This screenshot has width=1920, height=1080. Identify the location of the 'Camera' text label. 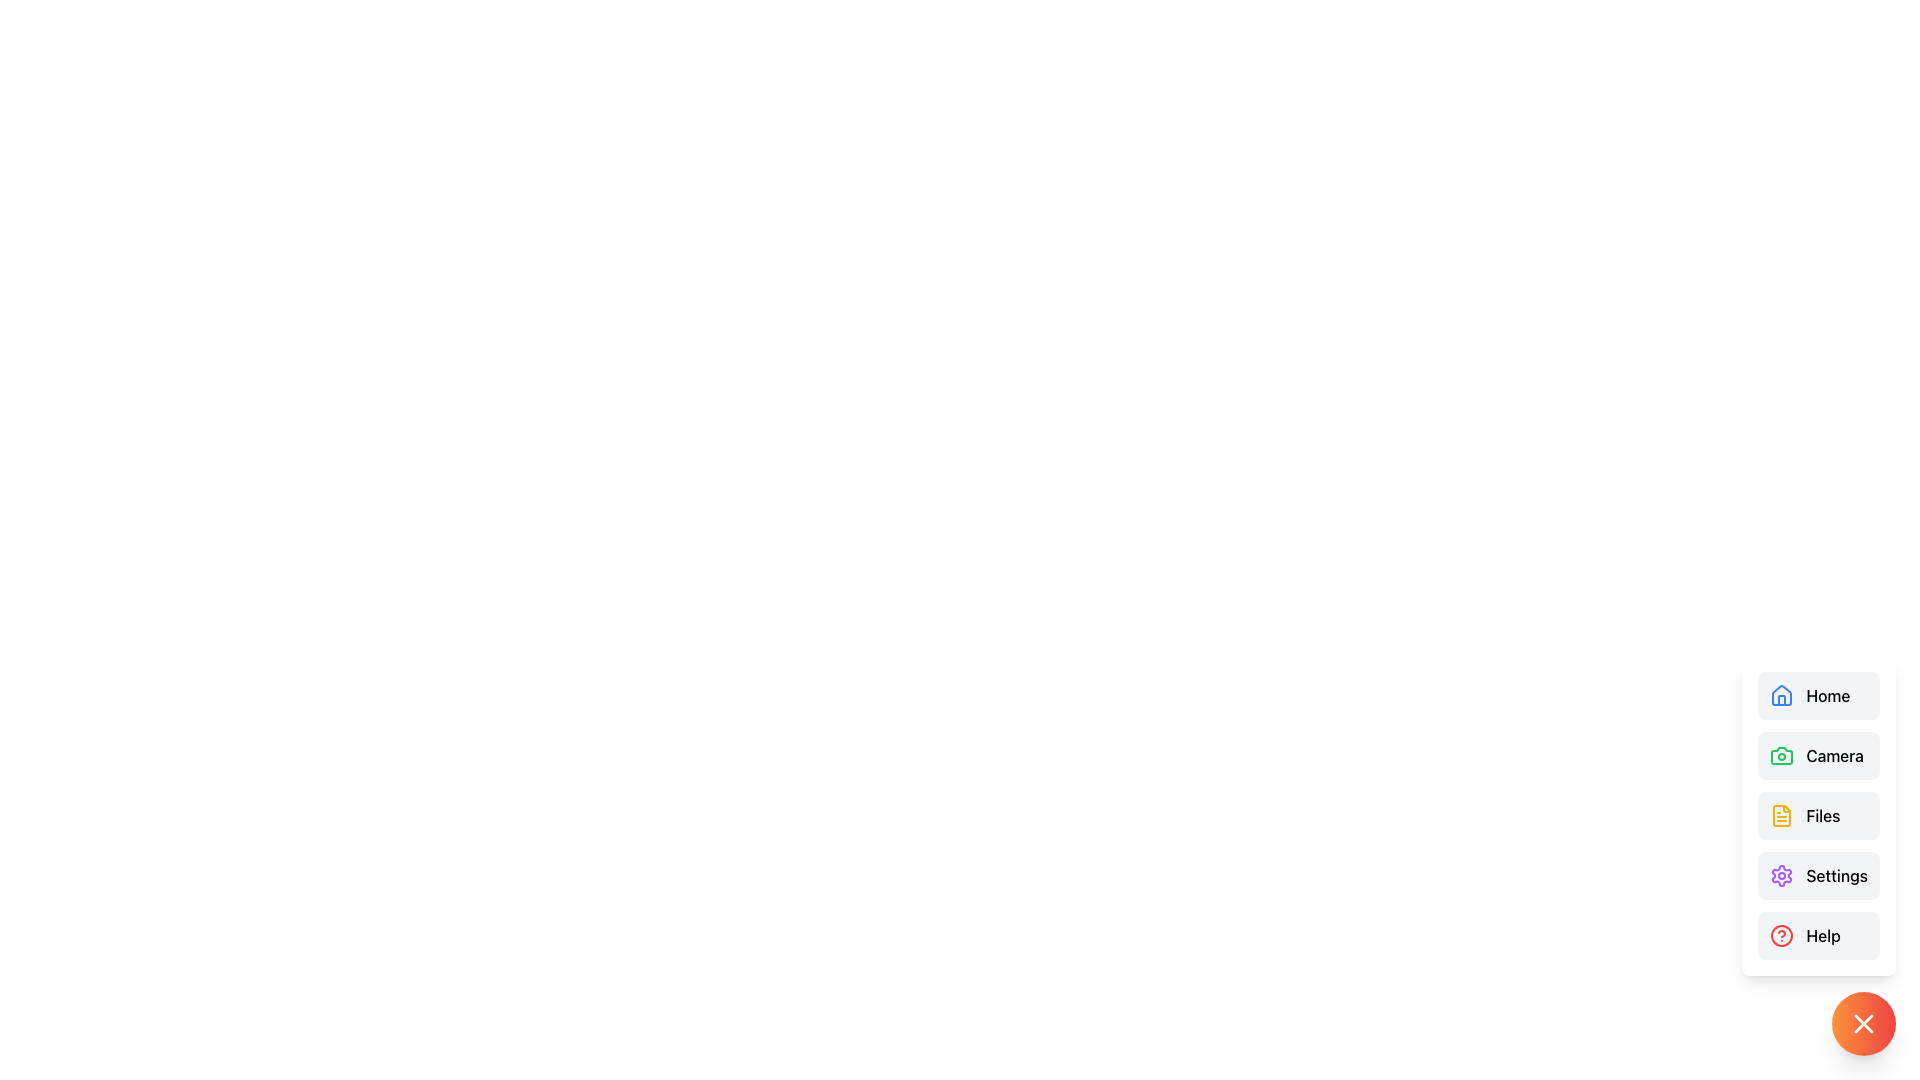
(1834, 756).